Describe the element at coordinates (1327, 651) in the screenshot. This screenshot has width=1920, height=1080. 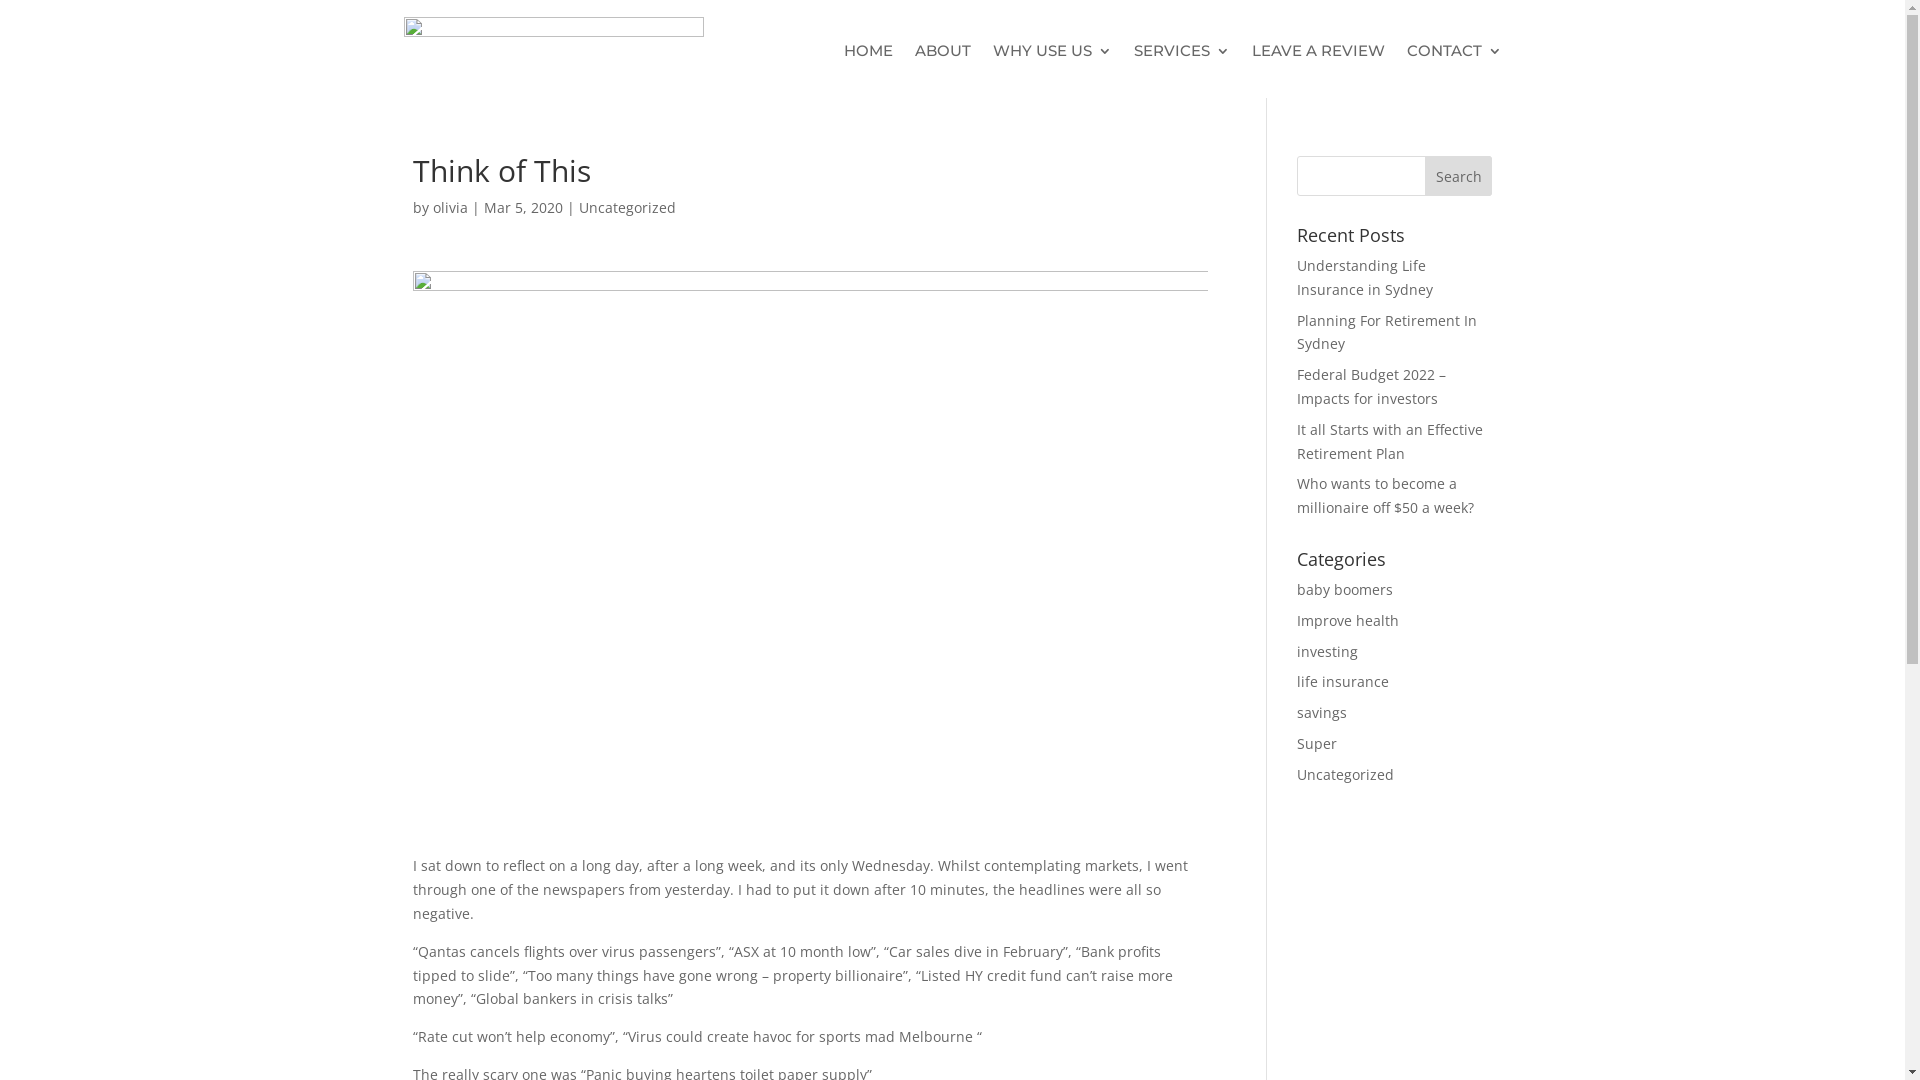
I see `'investing'` at that location.